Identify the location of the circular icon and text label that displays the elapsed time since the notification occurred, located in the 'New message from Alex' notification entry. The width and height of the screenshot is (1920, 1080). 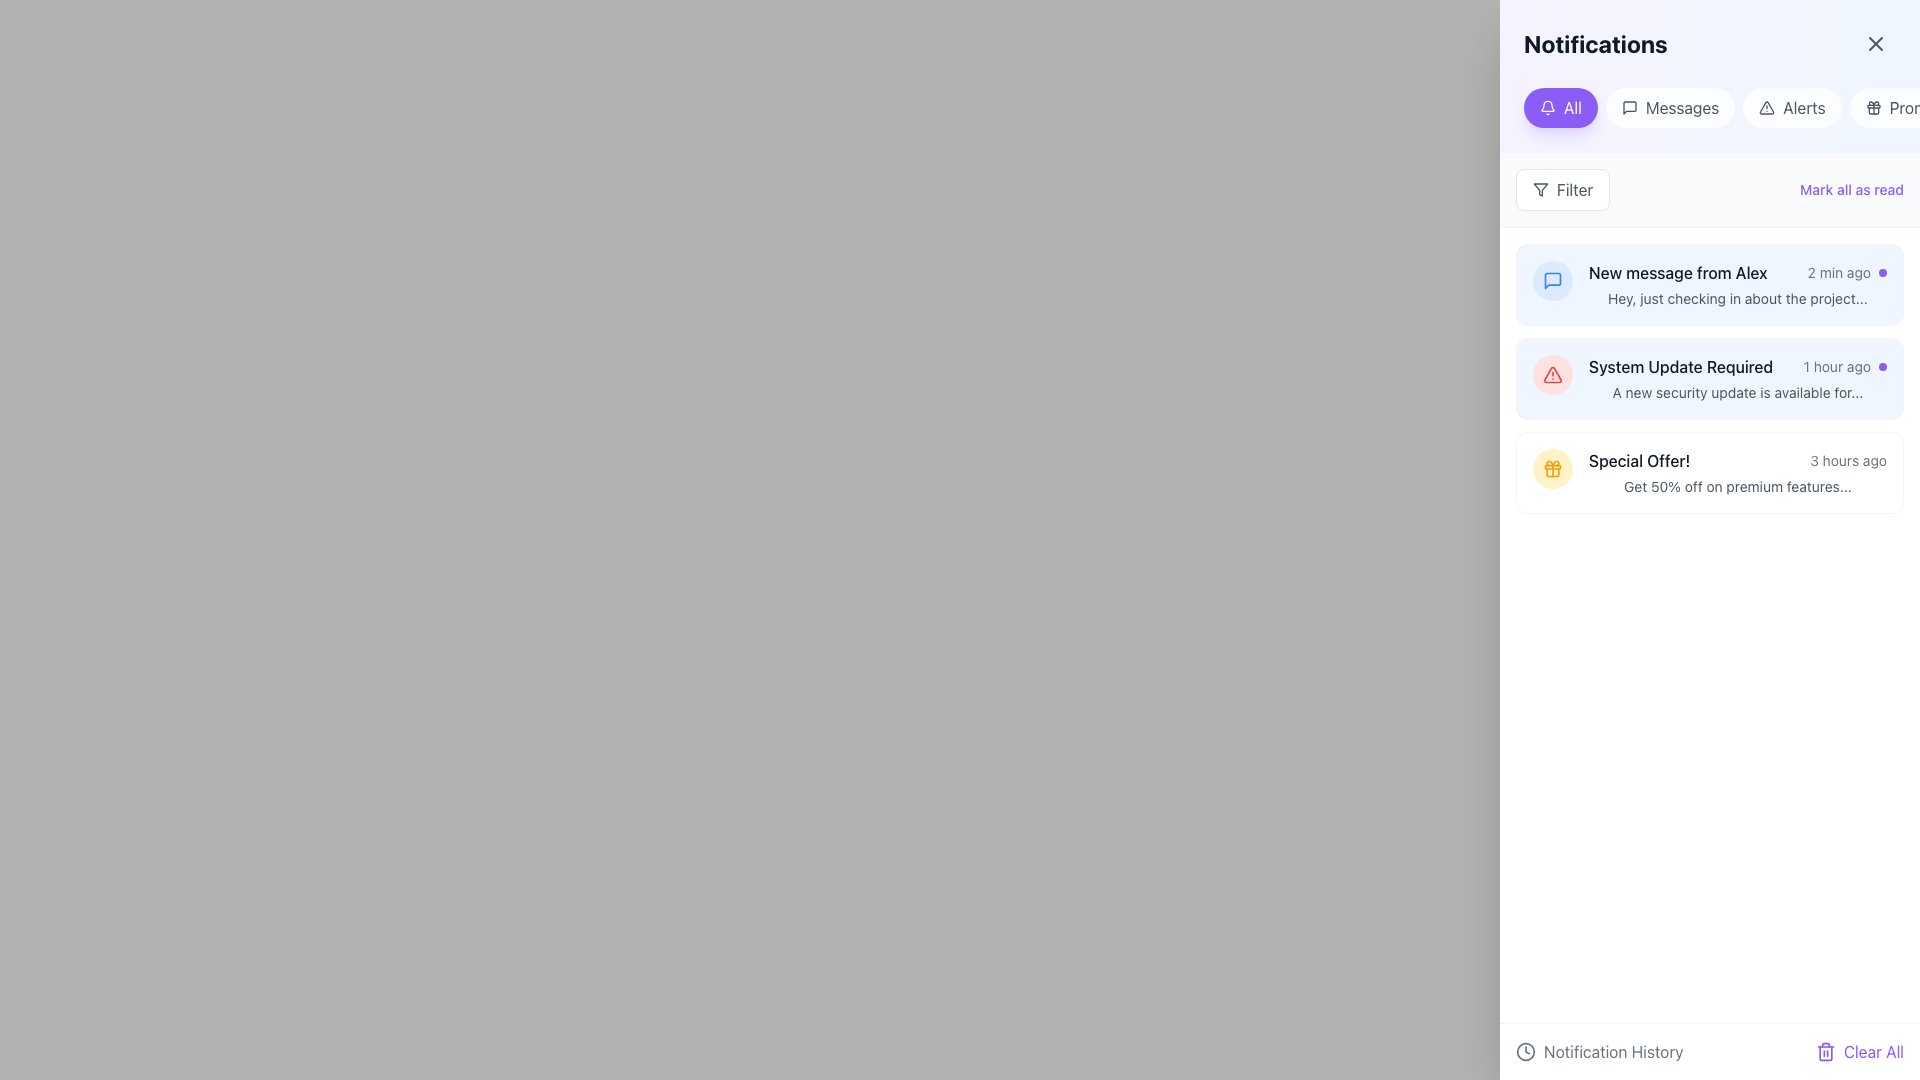
(1846, 273).